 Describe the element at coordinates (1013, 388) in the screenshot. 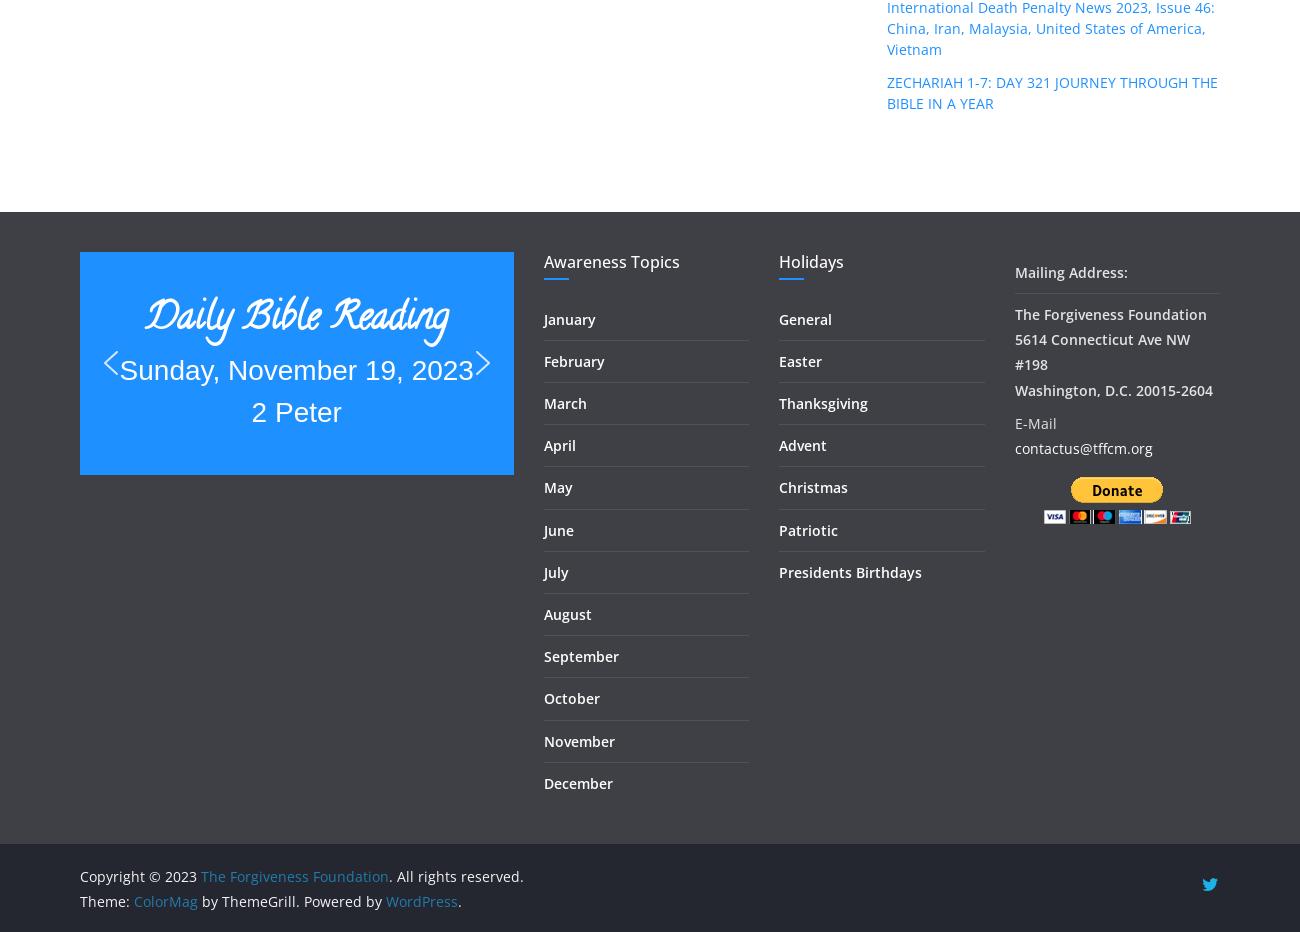

I see `'Washington, D.C. 20015-2604'` at that location.